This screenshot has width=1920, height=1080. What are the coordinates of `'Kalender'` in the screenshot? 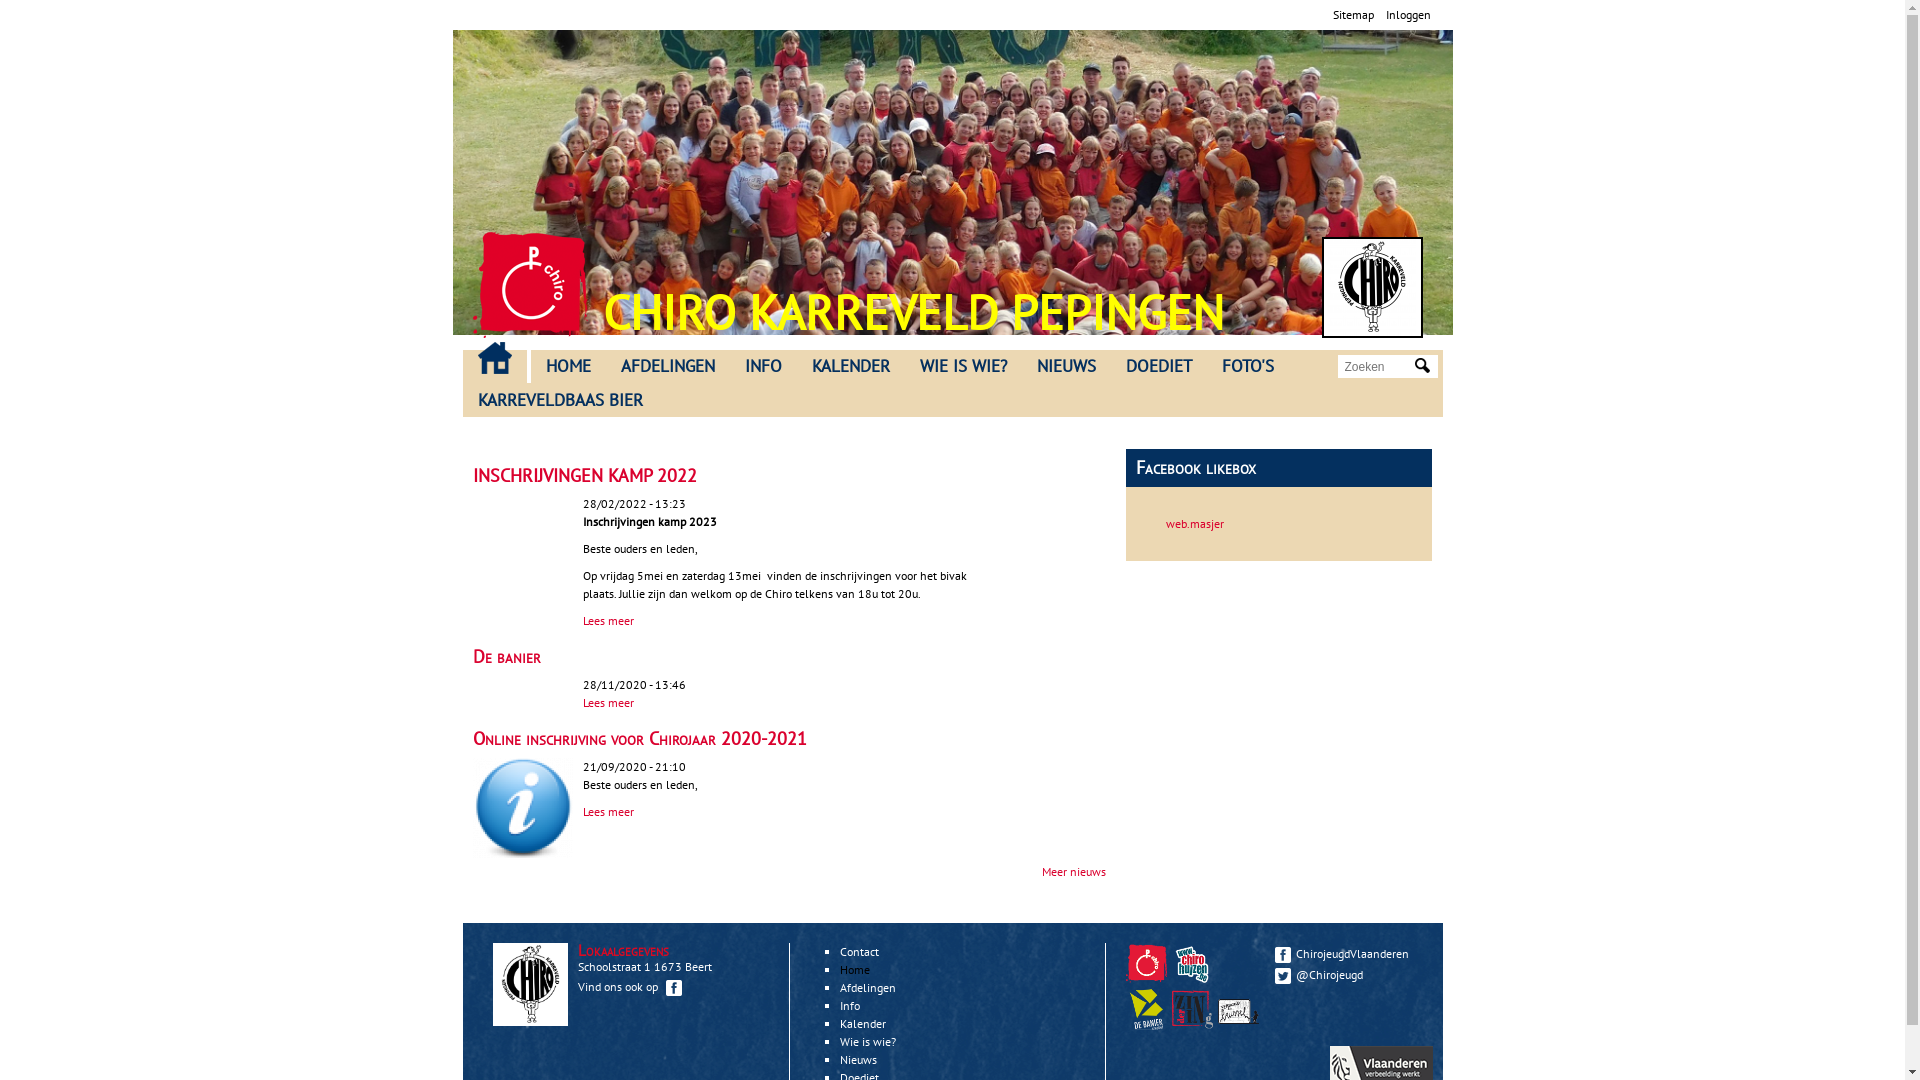 It's located at (840, 1023).